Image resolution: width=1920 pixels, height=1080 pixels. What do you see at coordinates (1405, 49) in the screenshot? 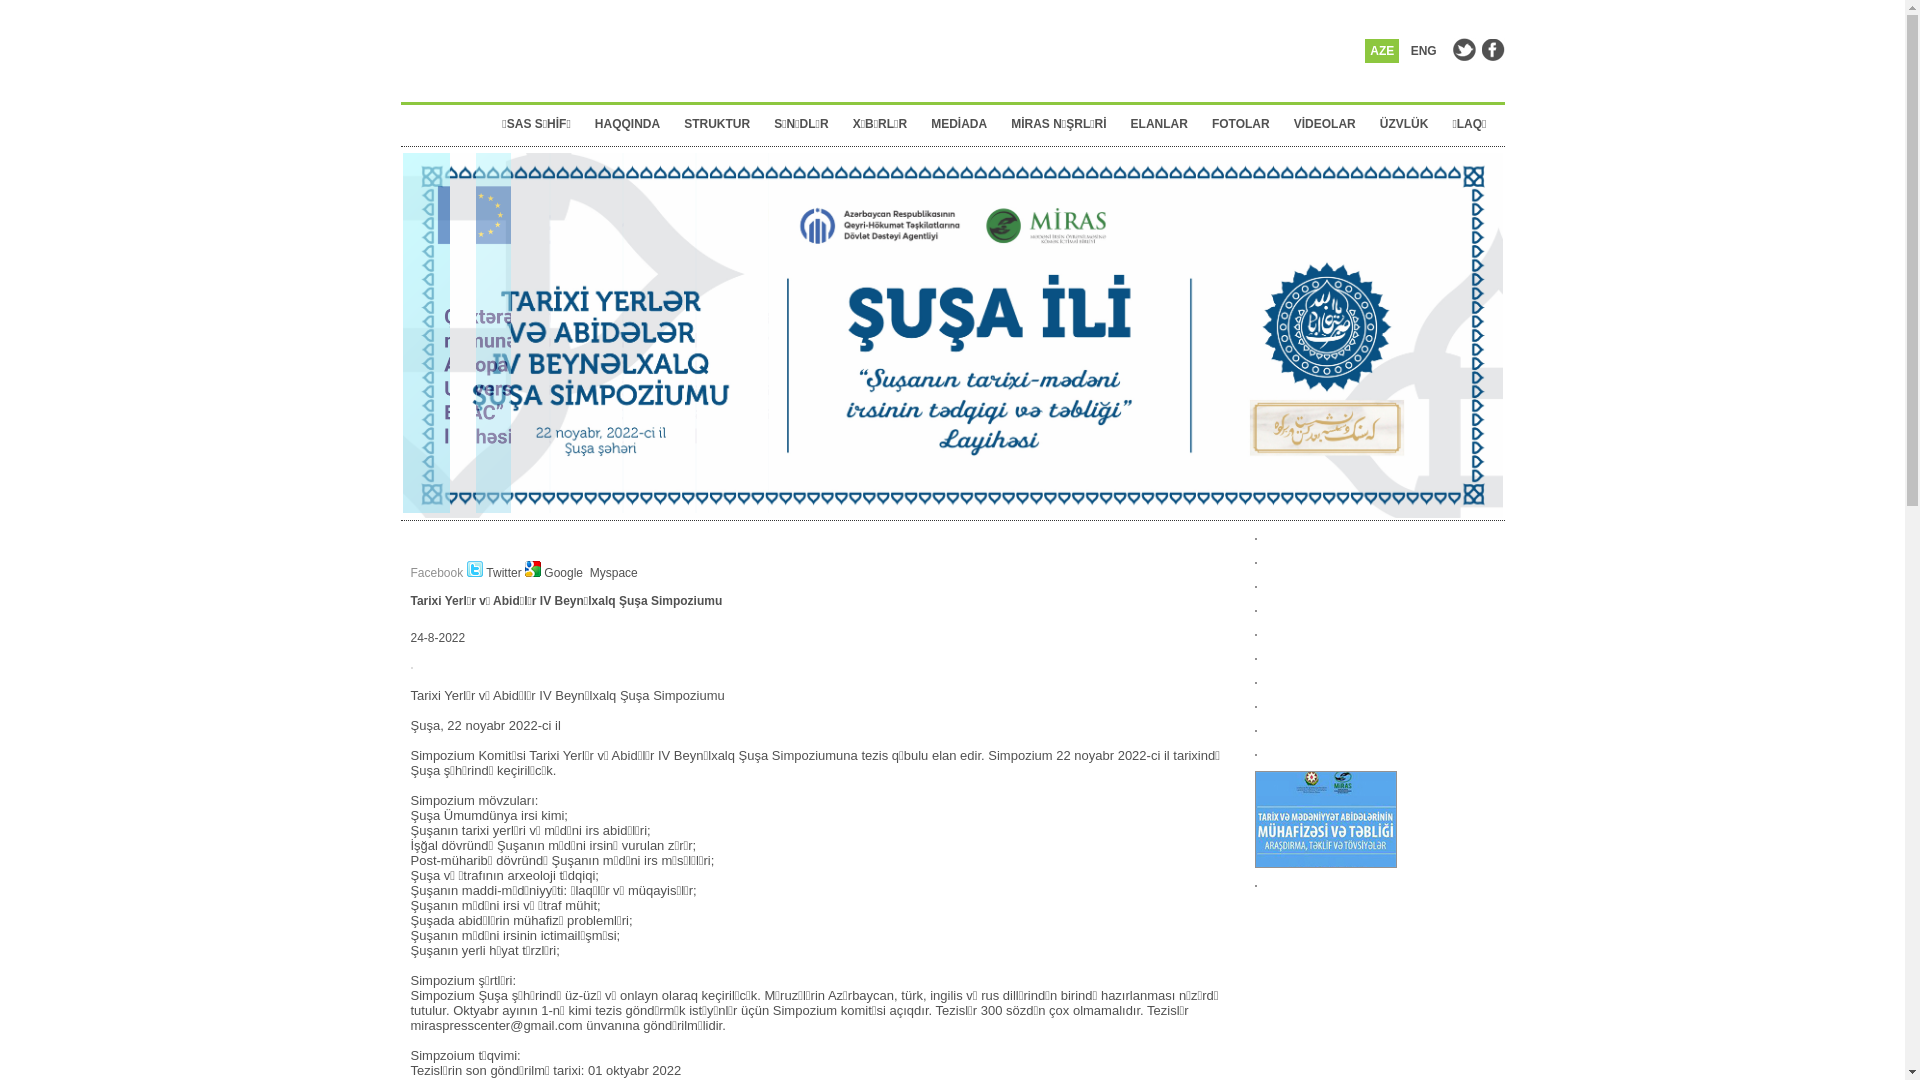
I see `'ENG'` at bounding box center [1405, 49].